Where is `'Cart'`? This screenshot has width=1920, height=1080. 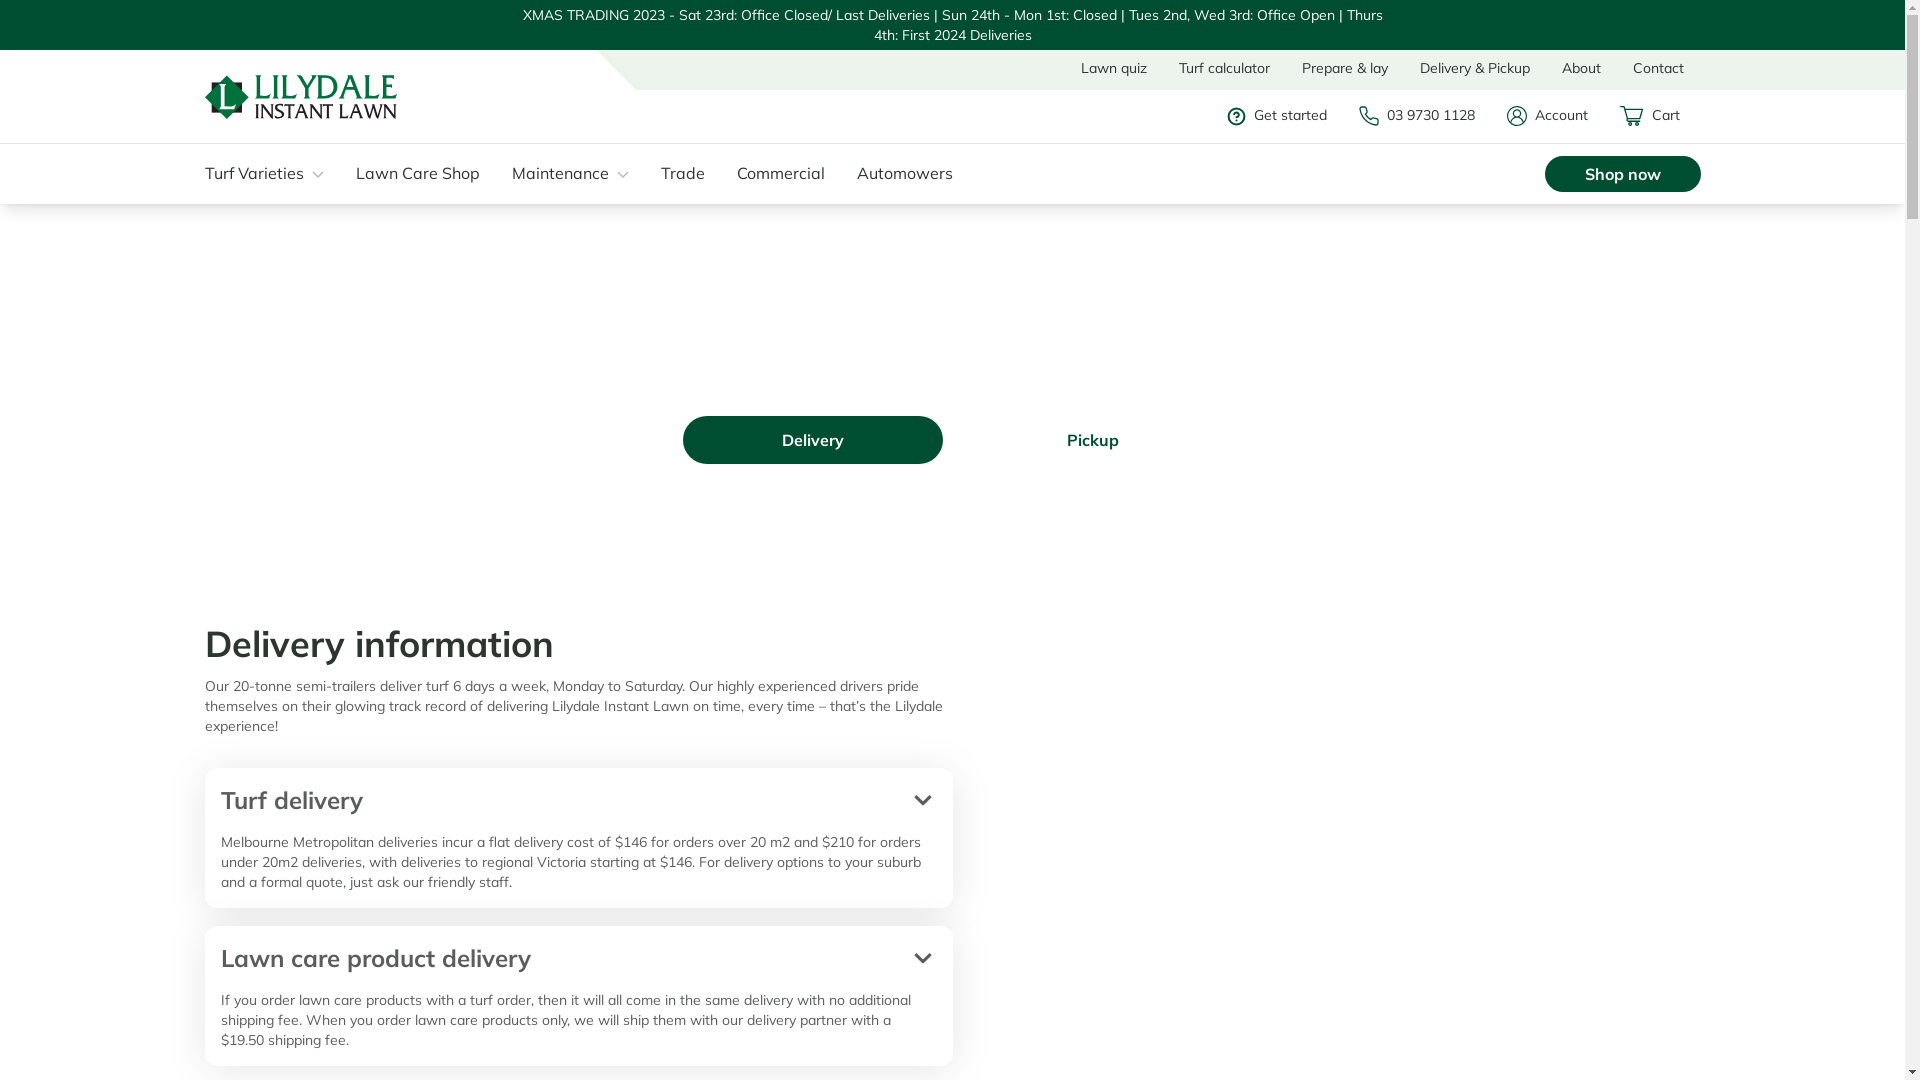
'Cart' is located at coordinates (1660, 115).